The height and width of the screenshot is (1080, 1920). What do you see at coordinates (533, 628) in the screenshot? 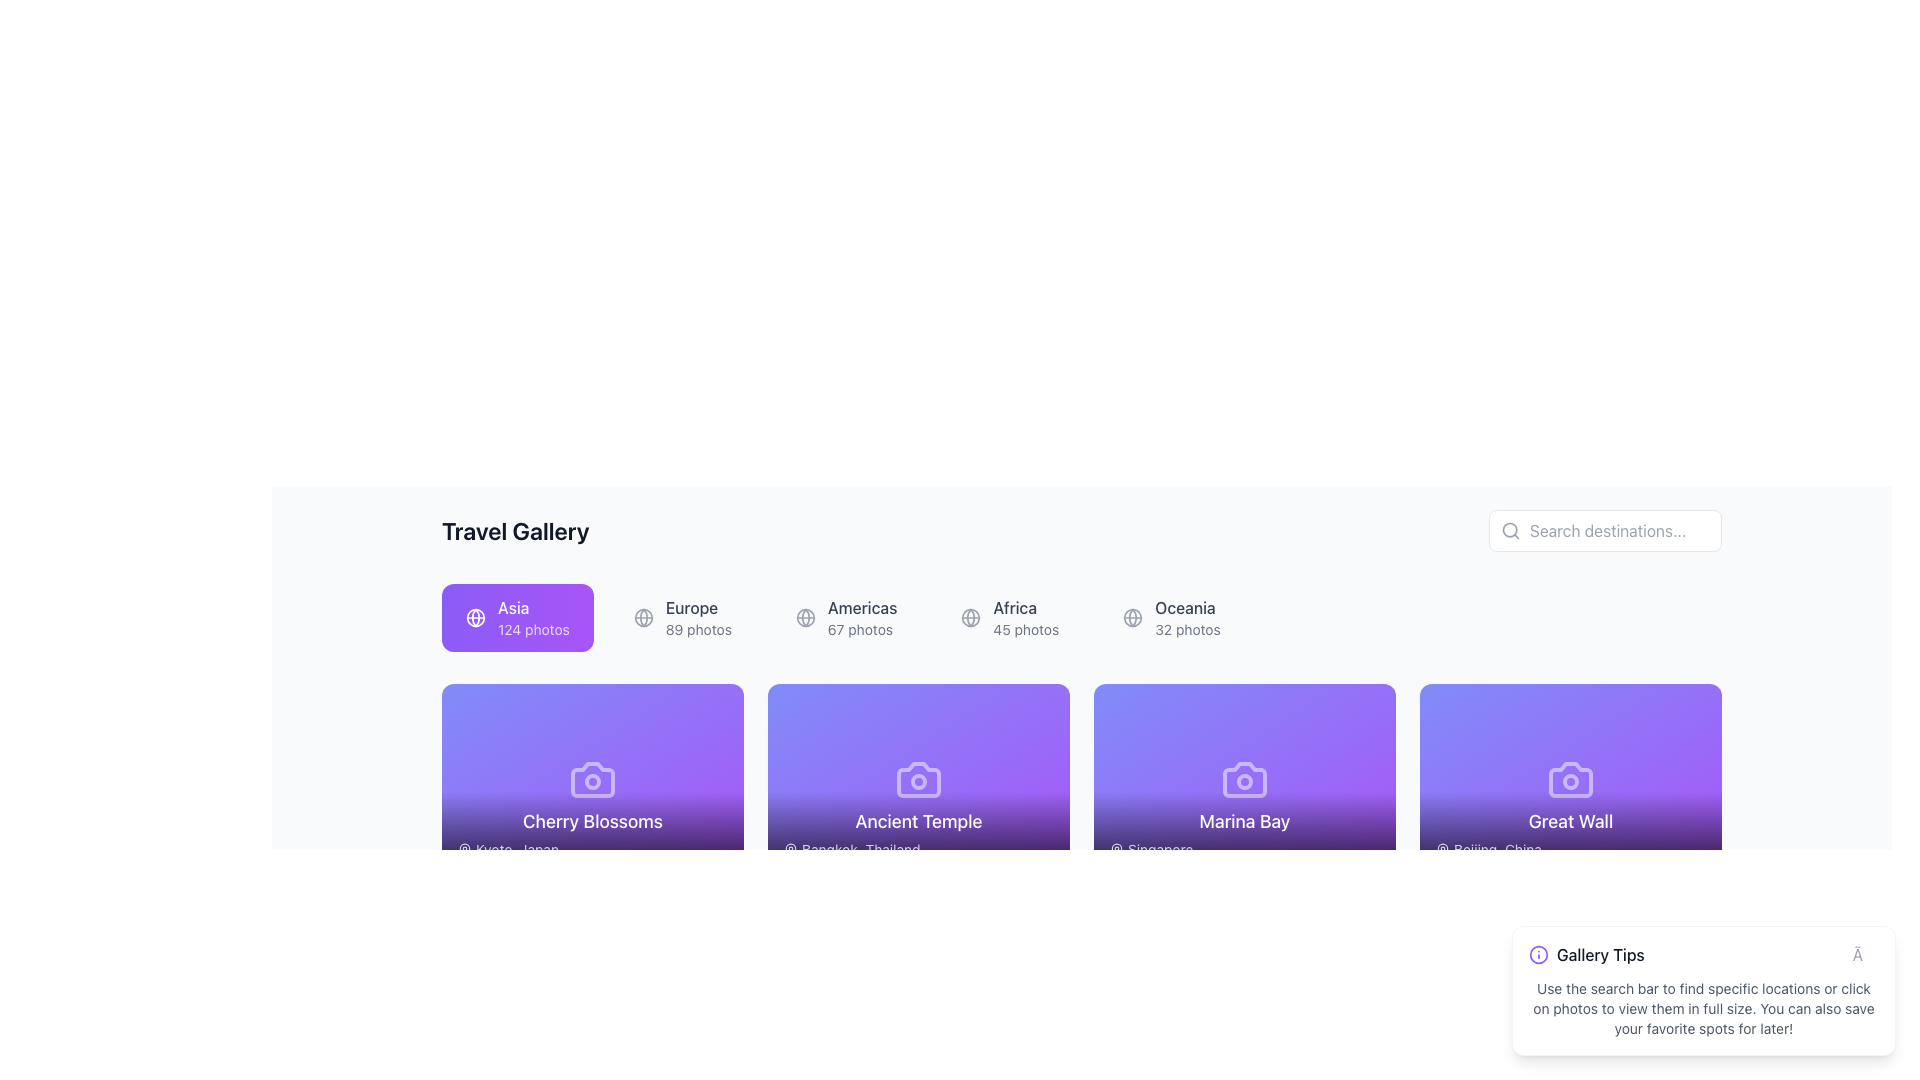
I see `the informational label indicating the number of photos available for the 'Asia' category, positioned directly below the text 'Asia'` at bounding box center [533, 628].